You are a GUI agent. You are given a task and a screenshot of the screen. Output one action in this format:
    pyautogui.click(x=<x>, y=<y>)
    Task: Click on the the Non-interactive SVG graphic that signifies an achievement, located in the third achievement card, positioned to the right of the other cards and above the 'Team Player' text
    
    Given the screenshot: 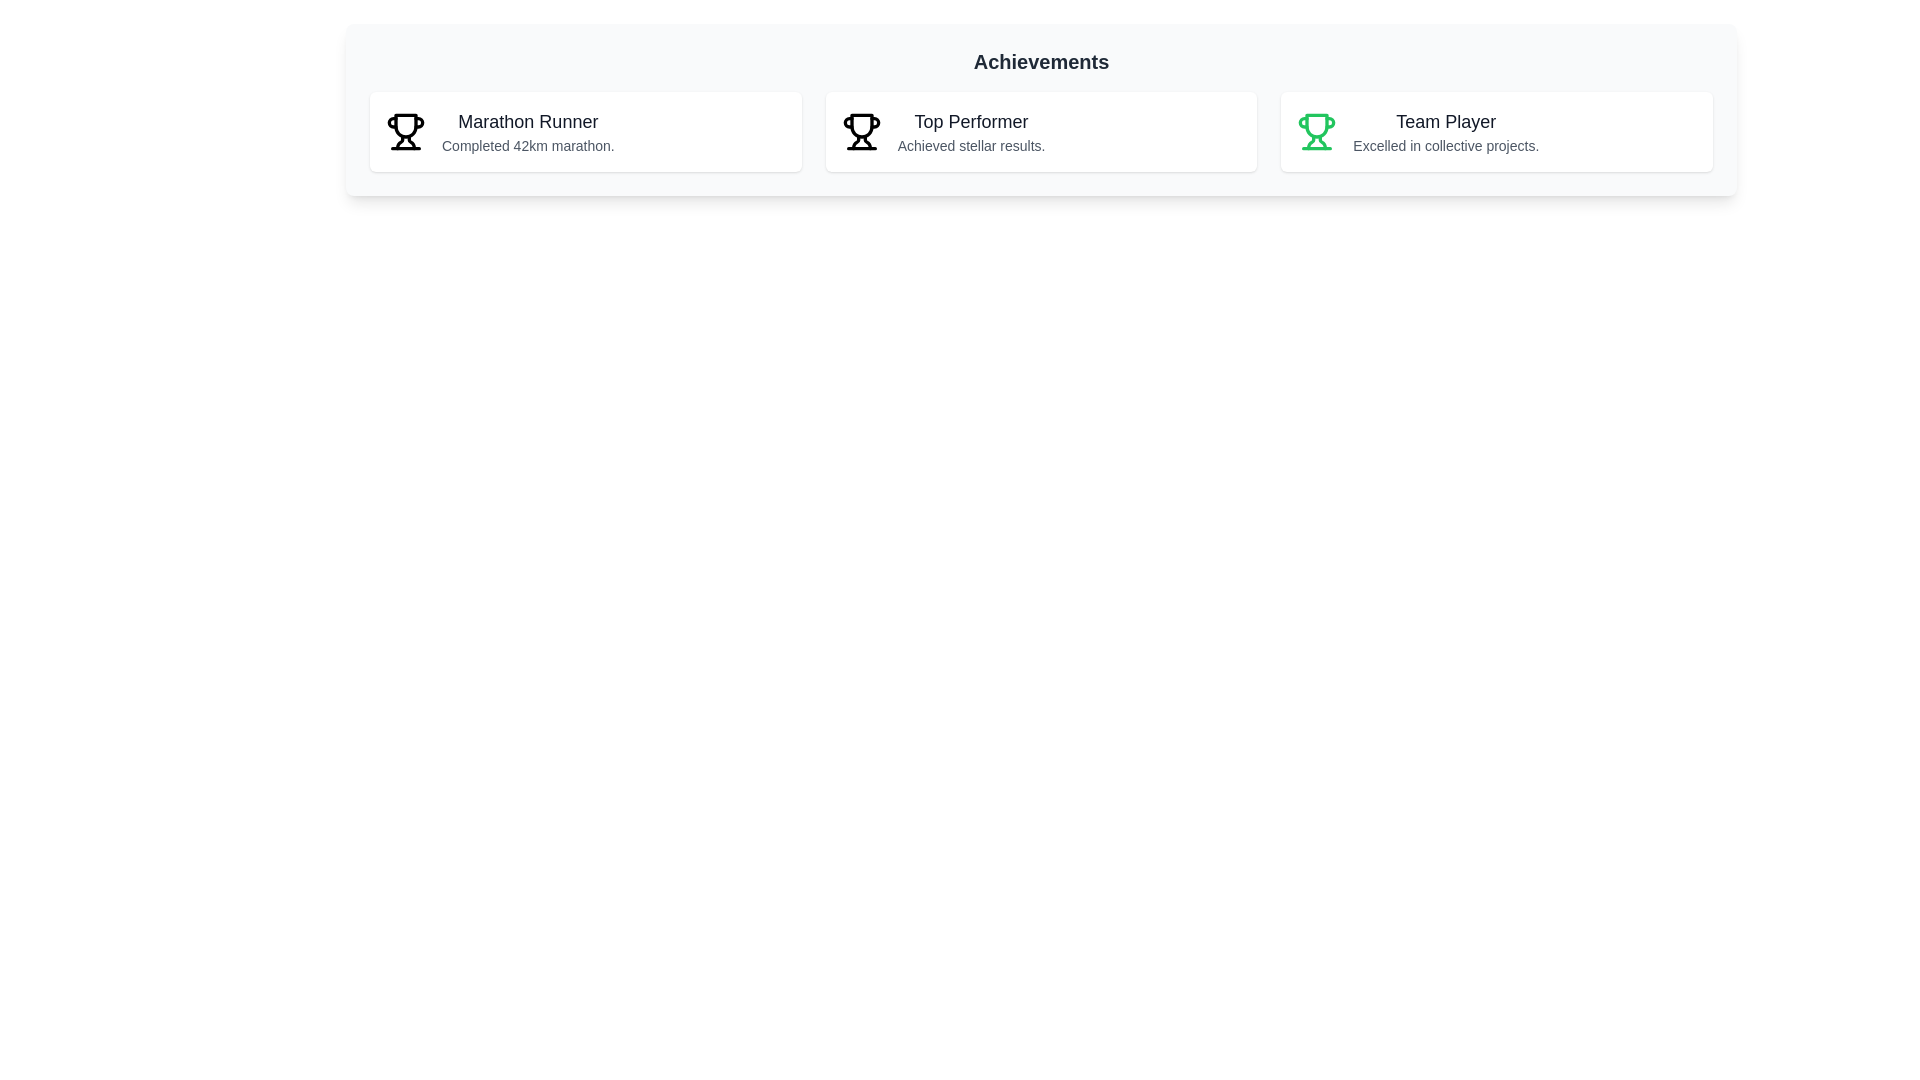 What is the action you would take?
    pyautogui.click(x=1317, y=126)
    